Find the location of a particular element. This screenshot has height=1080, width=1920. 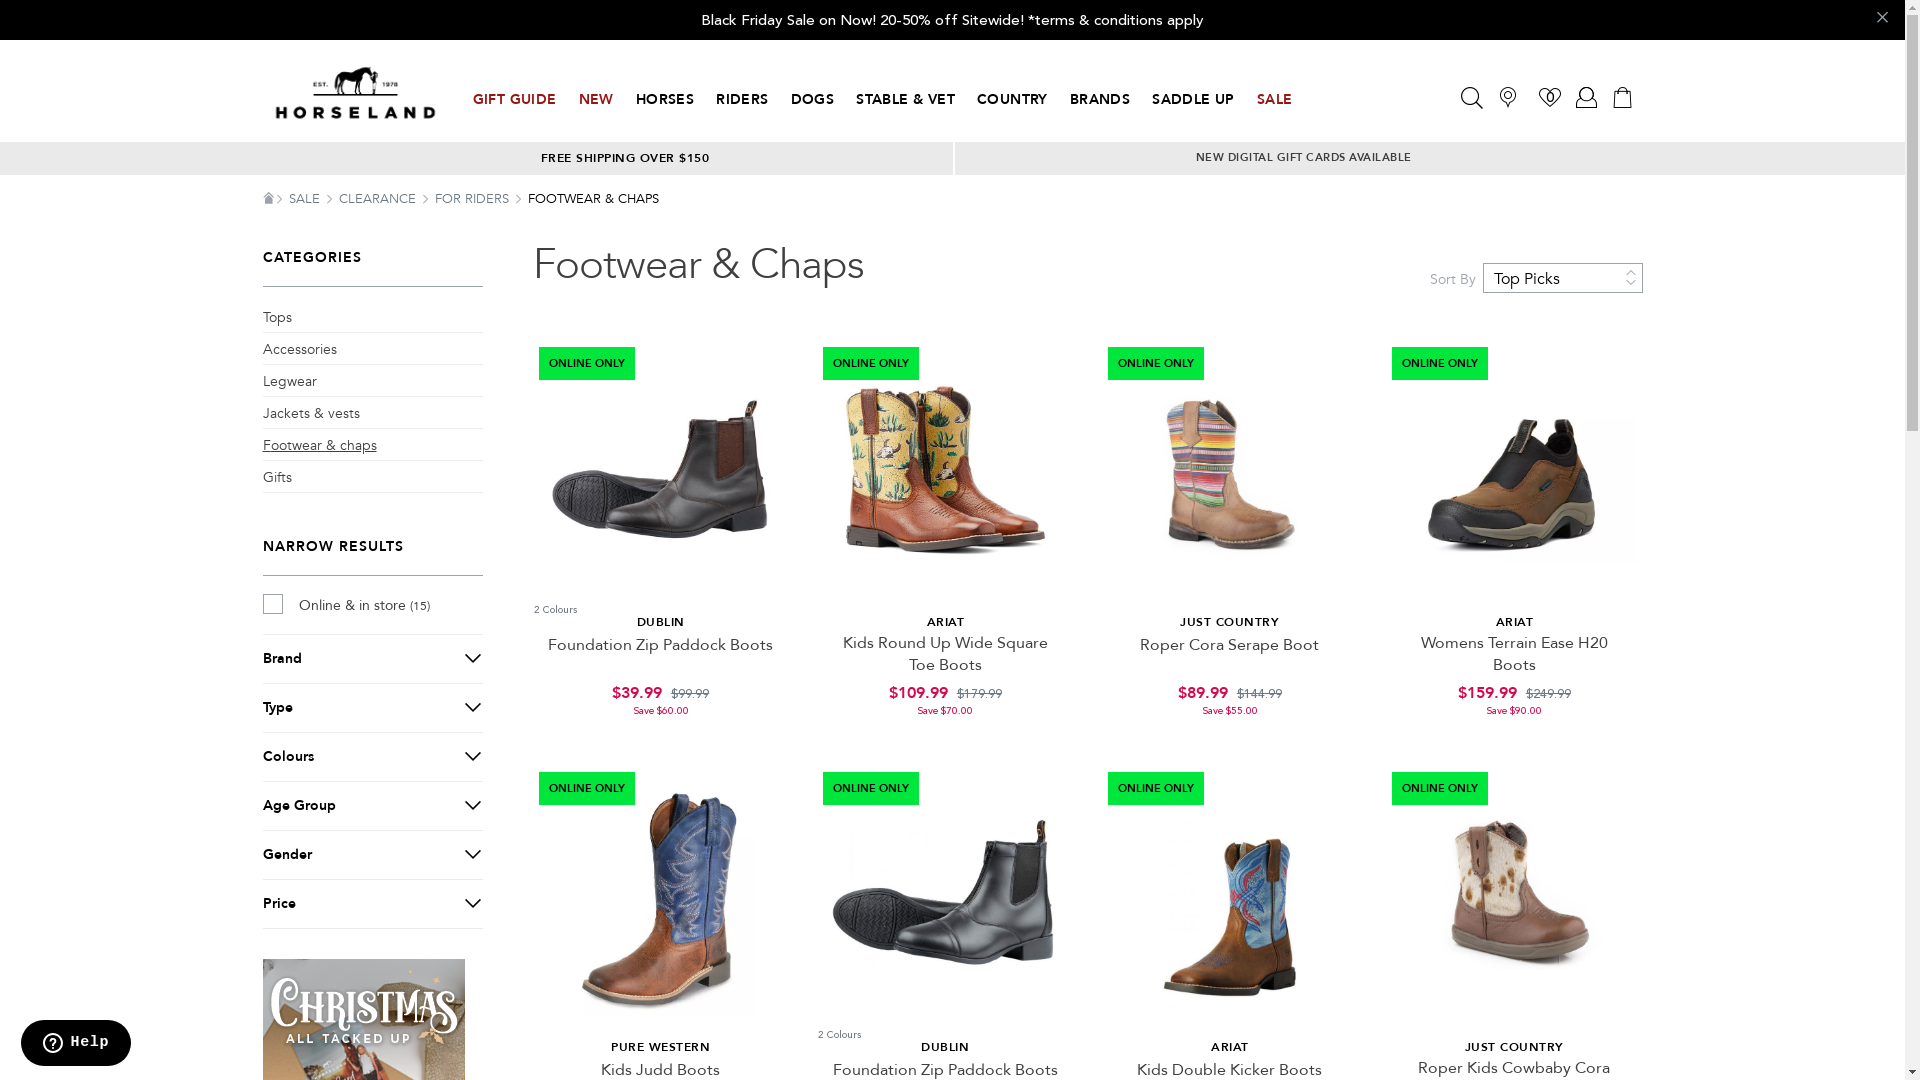

'x' is located at coordinates (1879, 19).